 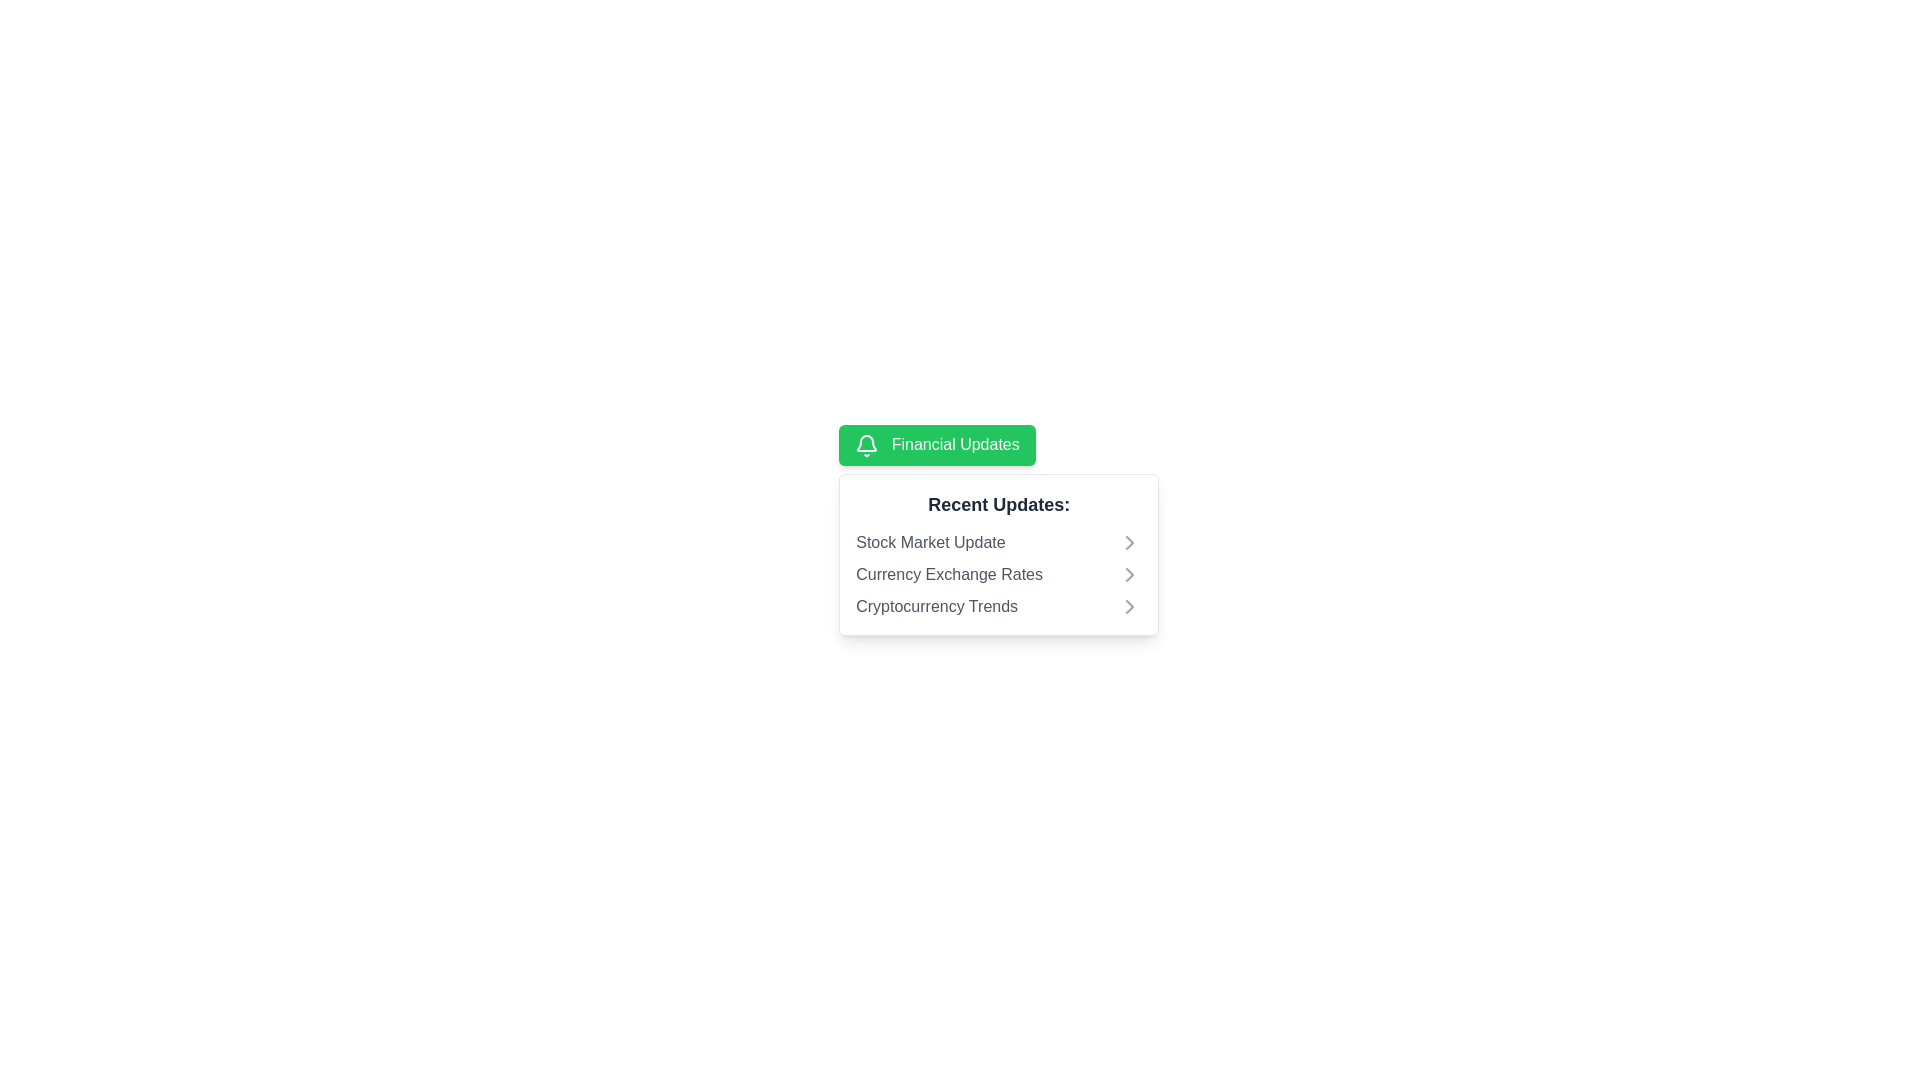 I want to click on the gray right-pointing chevron icon adjacent to the text 'Cryptocurrency Trends' in the dropdown list under 'Recent Updates', so click(x=1130, y=605).